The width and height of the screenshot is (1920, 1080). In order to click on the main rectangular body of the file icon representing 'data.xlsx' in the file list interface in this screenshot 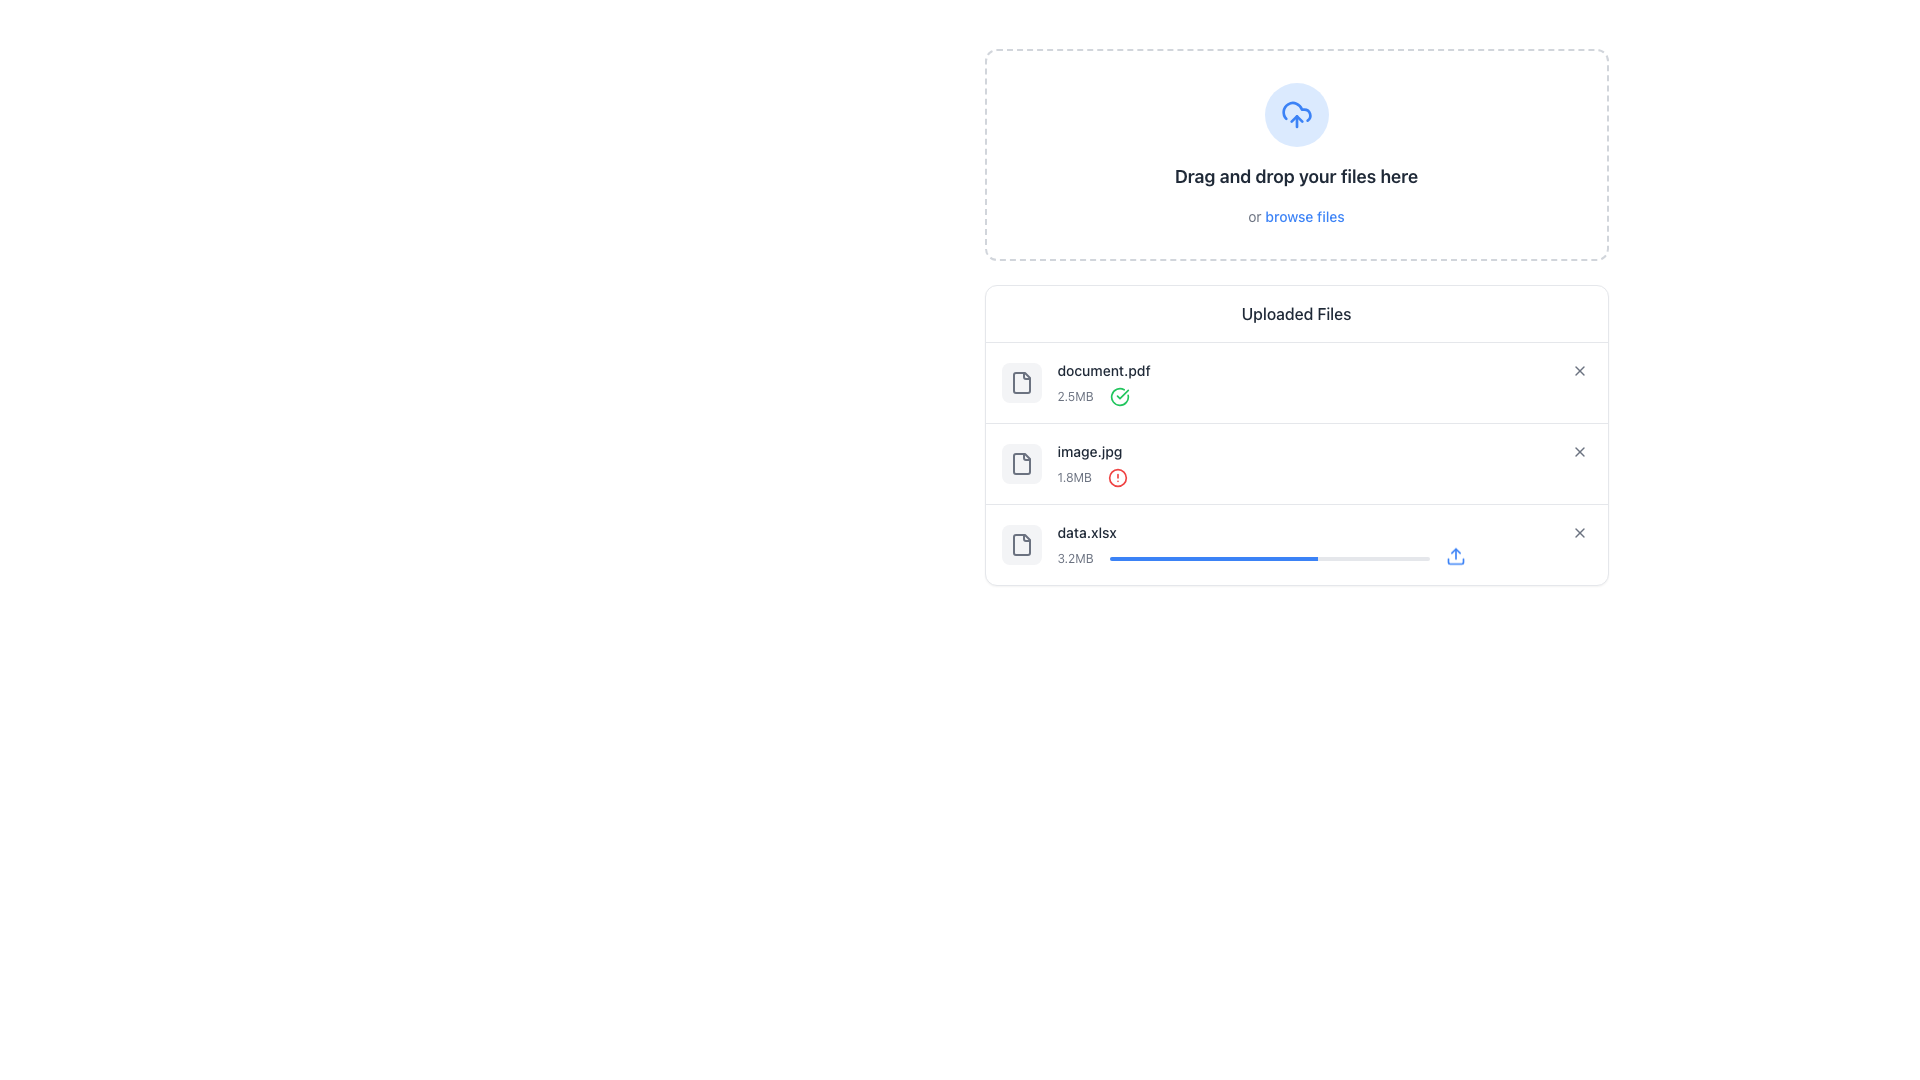, I will do `click(1021, 544)`.